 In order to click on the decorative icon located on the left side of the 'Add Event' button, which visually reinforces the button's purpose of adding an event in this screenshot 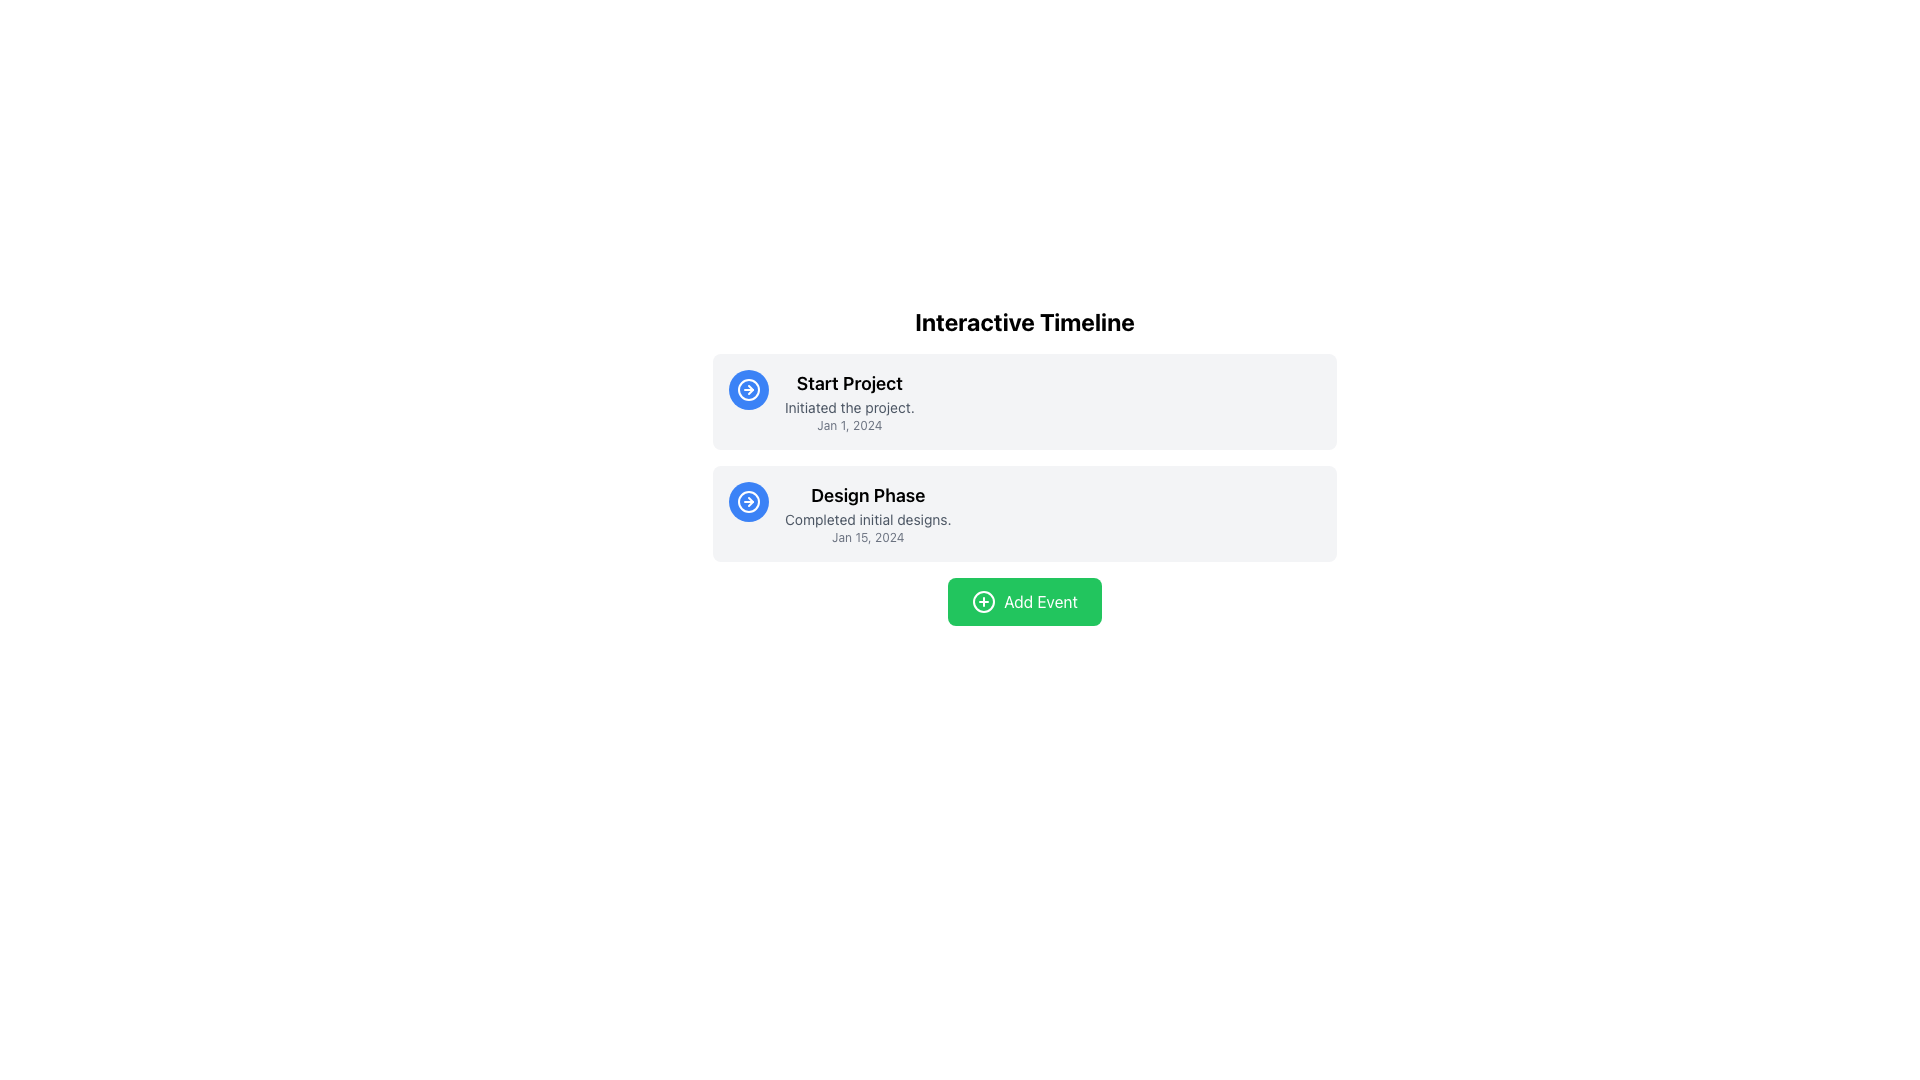, I will do `click(983, 600)`.